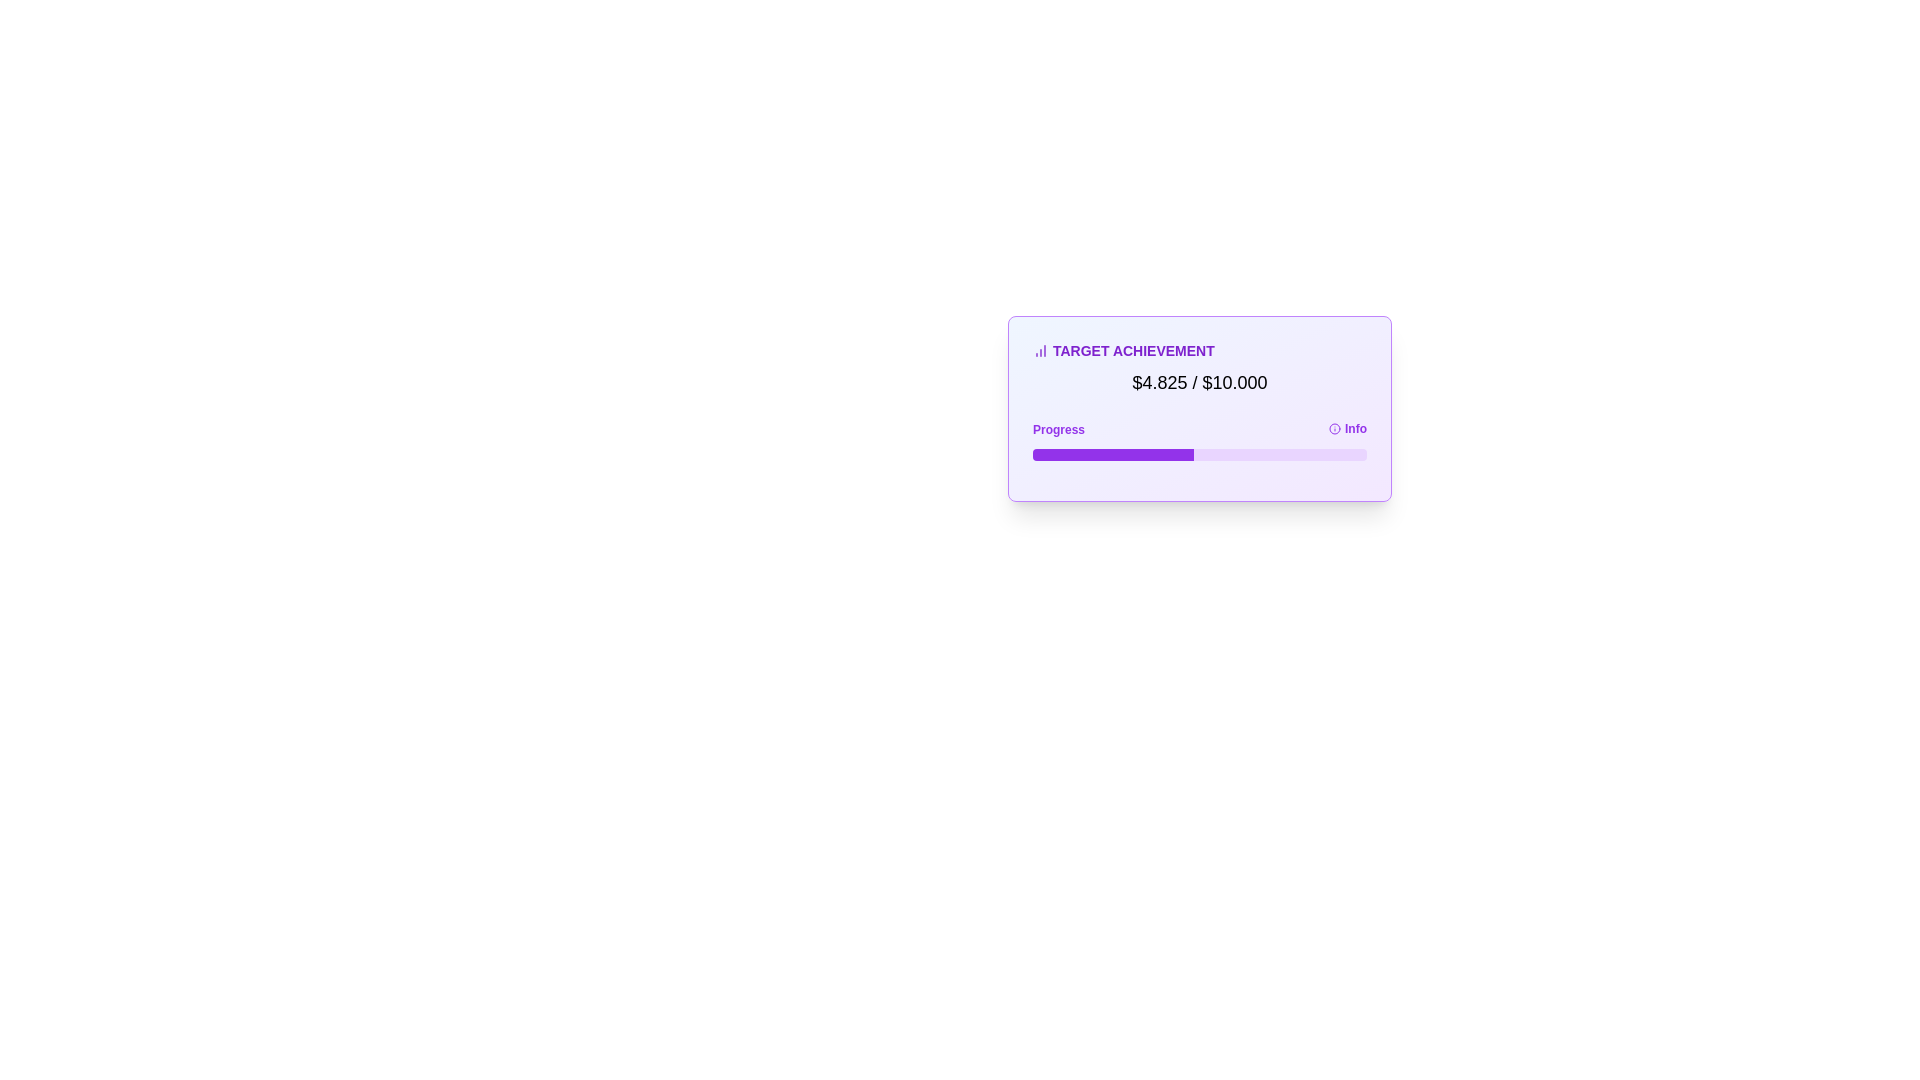 Image resolution: width=1920 pixels, height=1080 pixels. I want to click on the horizontal progress bar with a rounded design, located within the 'Target Achievement' card, which features a filled purple portion on the left and an unfilled light purple portion on the right, so click(1200, 455).